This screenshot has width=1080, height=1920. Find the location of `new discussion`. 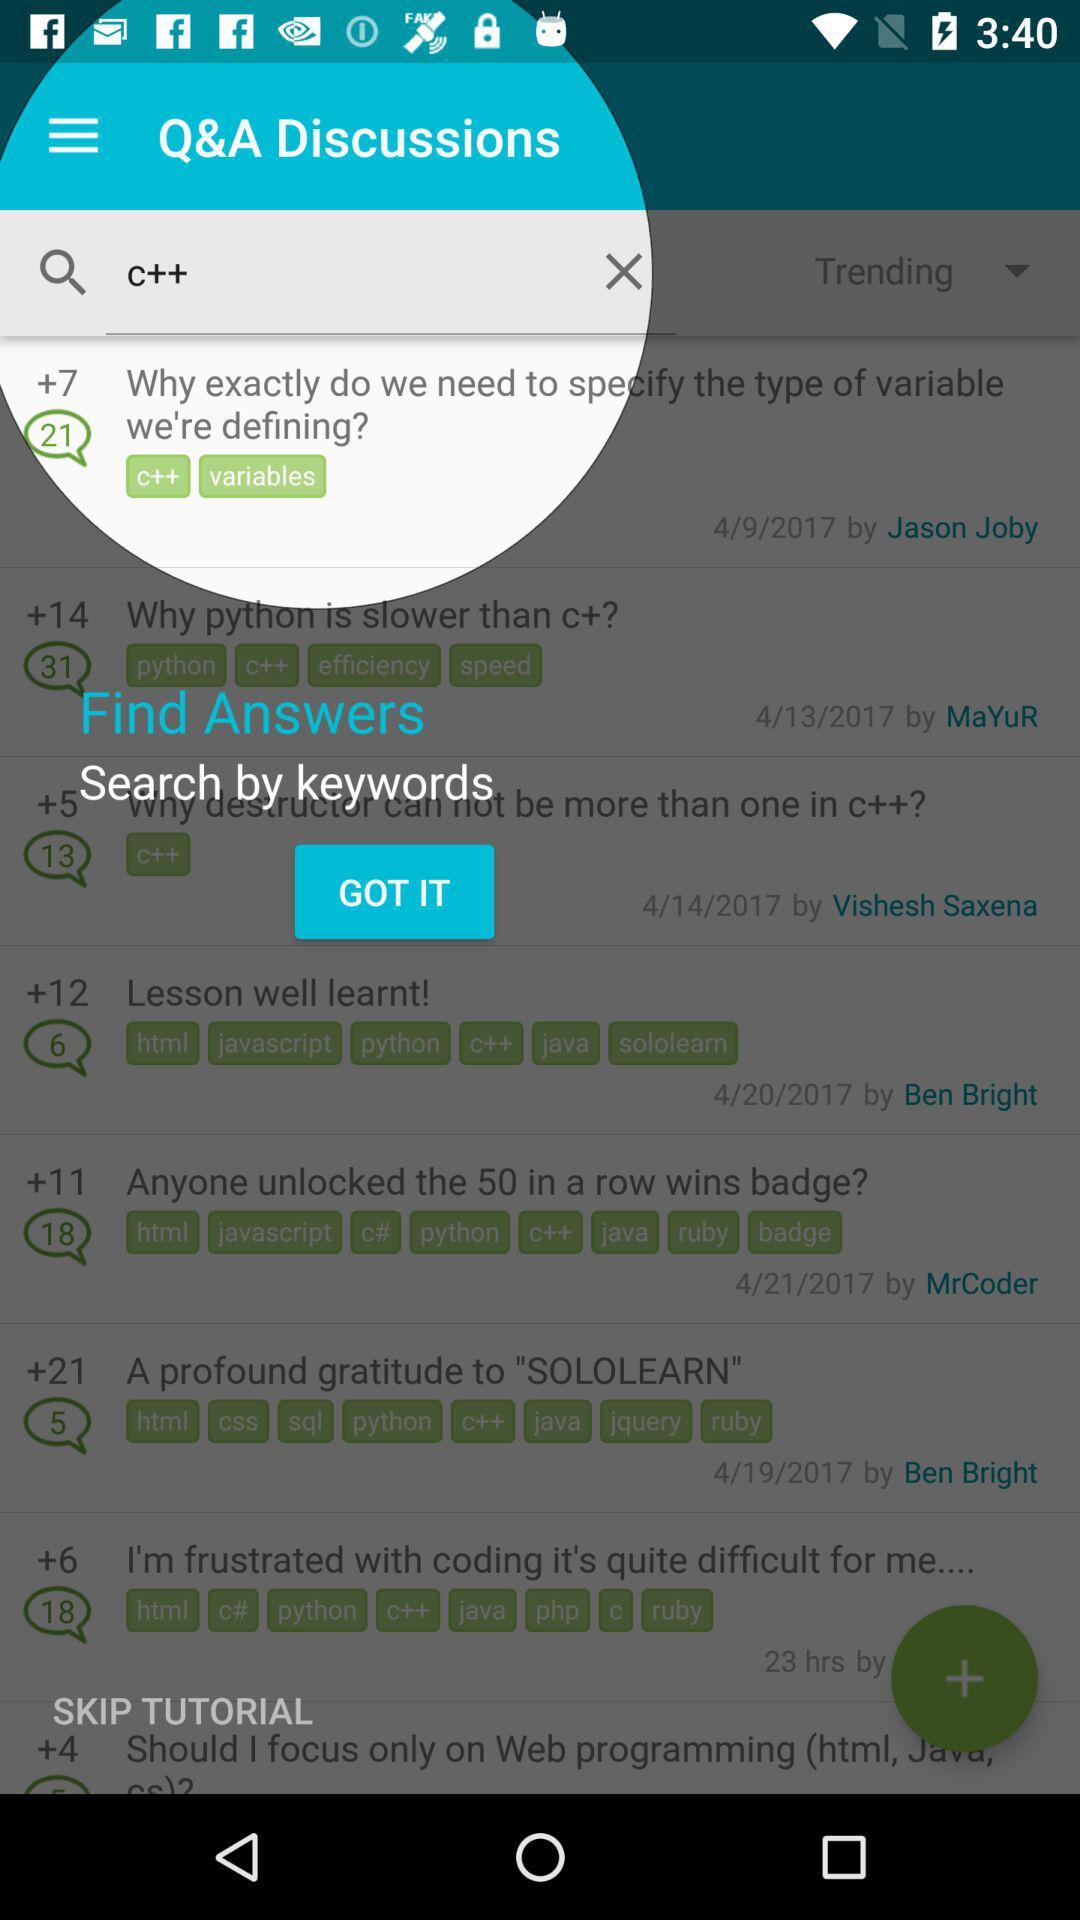

new discussion is located at coordinates (963, 1678).